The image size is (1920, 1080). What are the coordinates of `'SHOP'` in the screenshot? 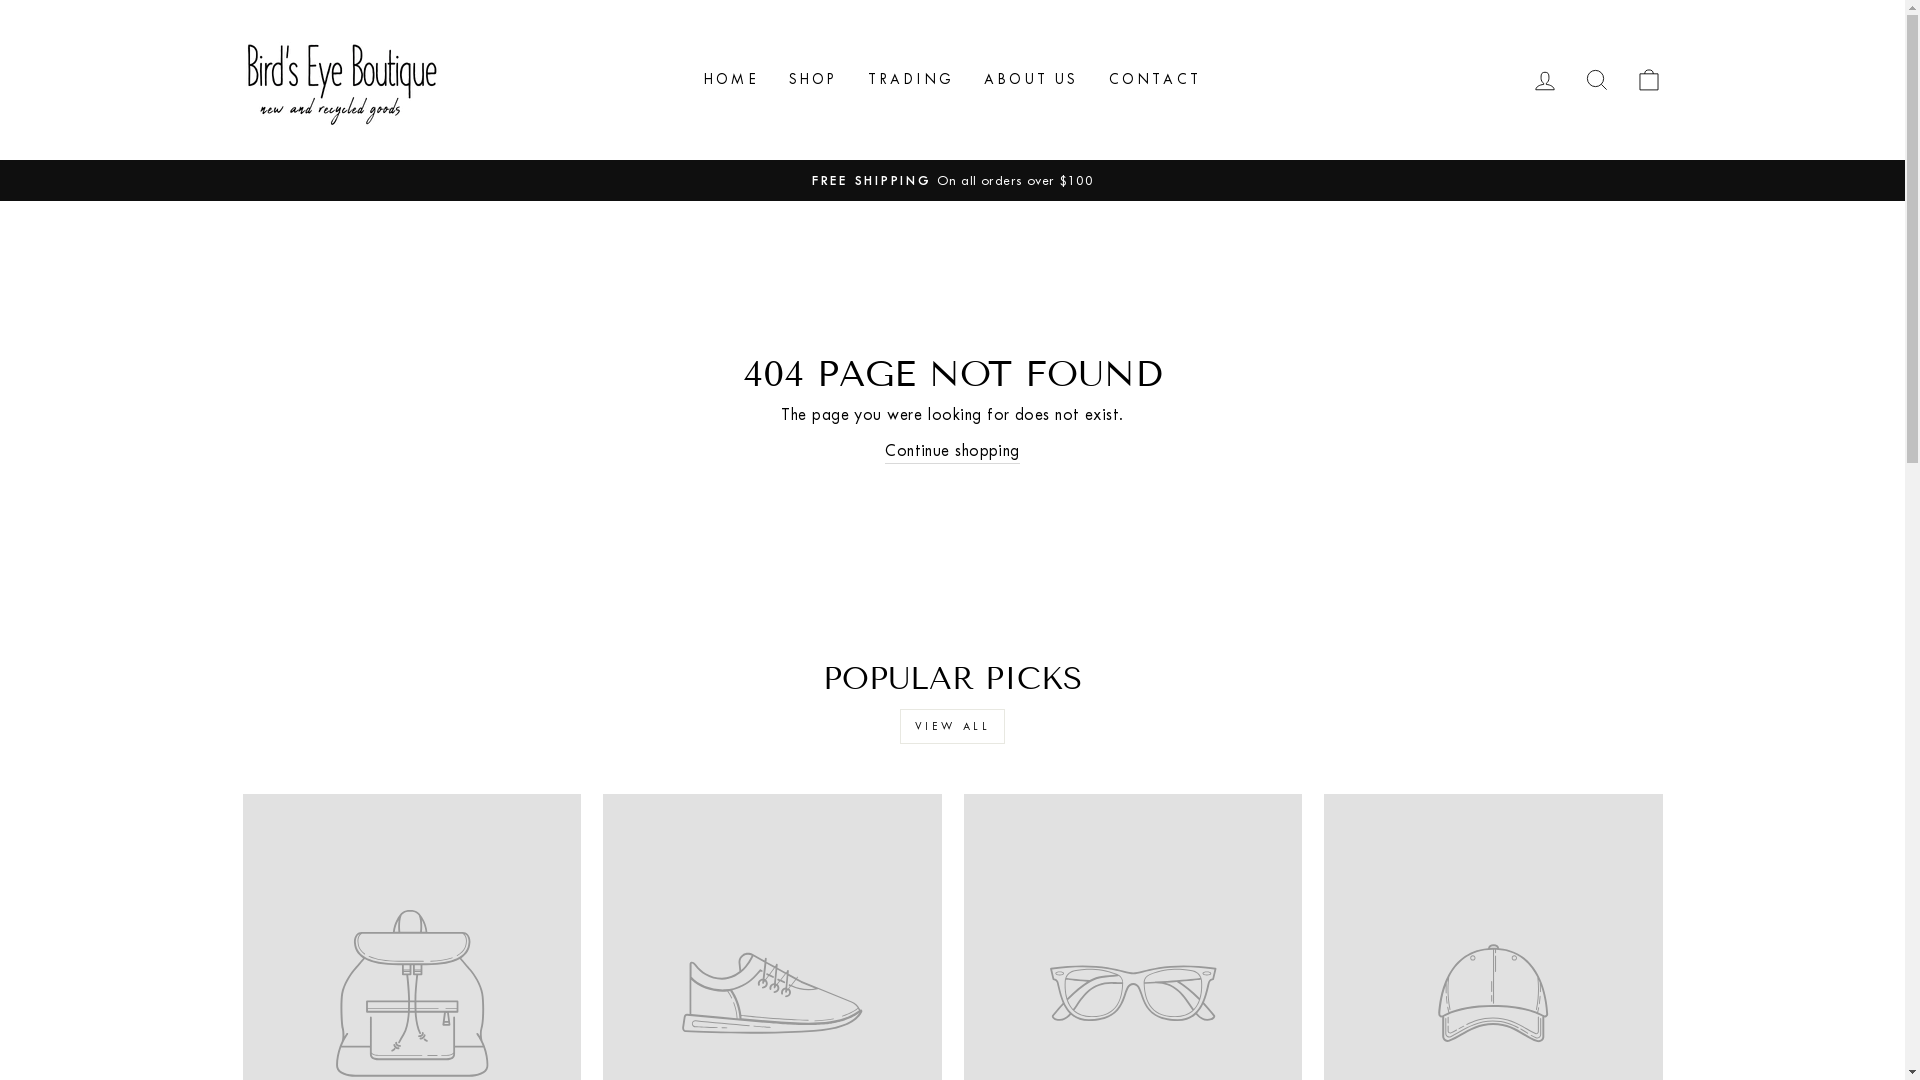 It's located at (813, 78).